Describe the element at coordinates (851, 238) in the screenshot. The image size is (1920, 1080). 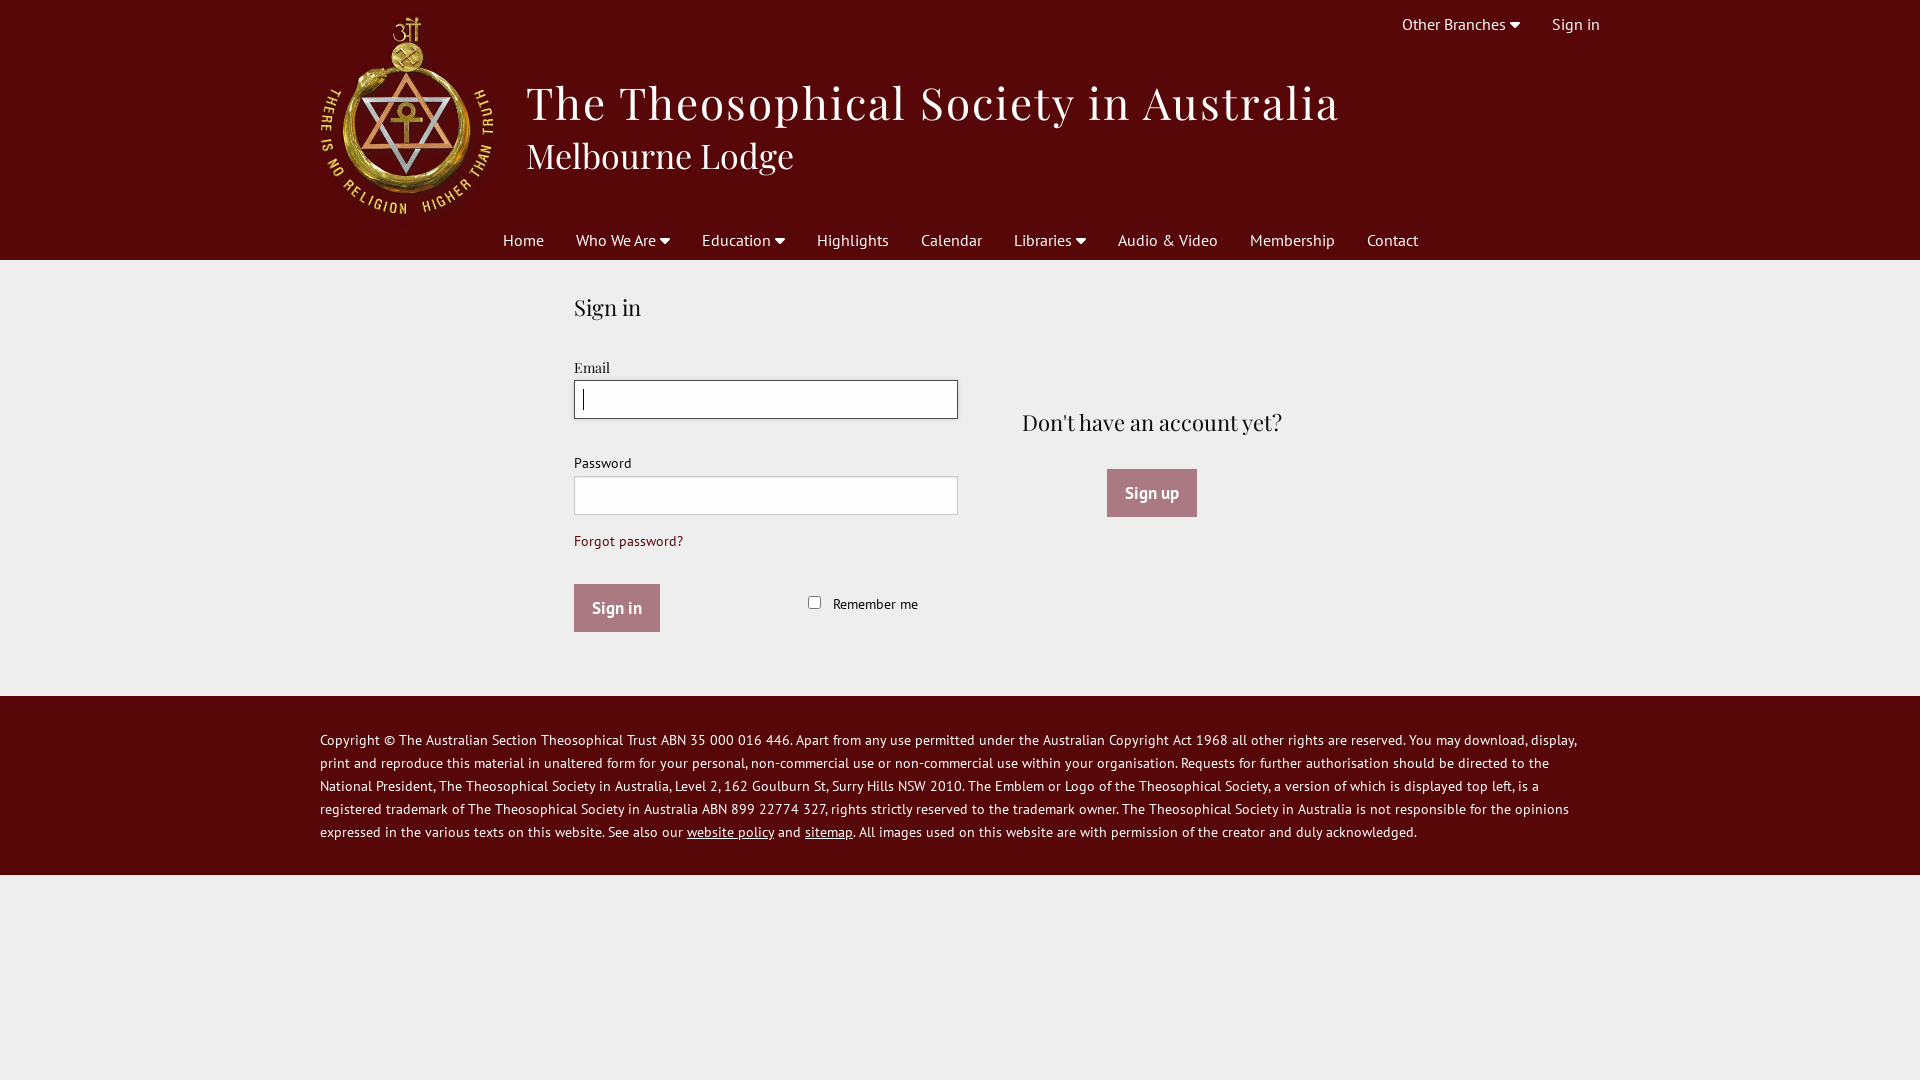
I see `'Highlights'` at that location.